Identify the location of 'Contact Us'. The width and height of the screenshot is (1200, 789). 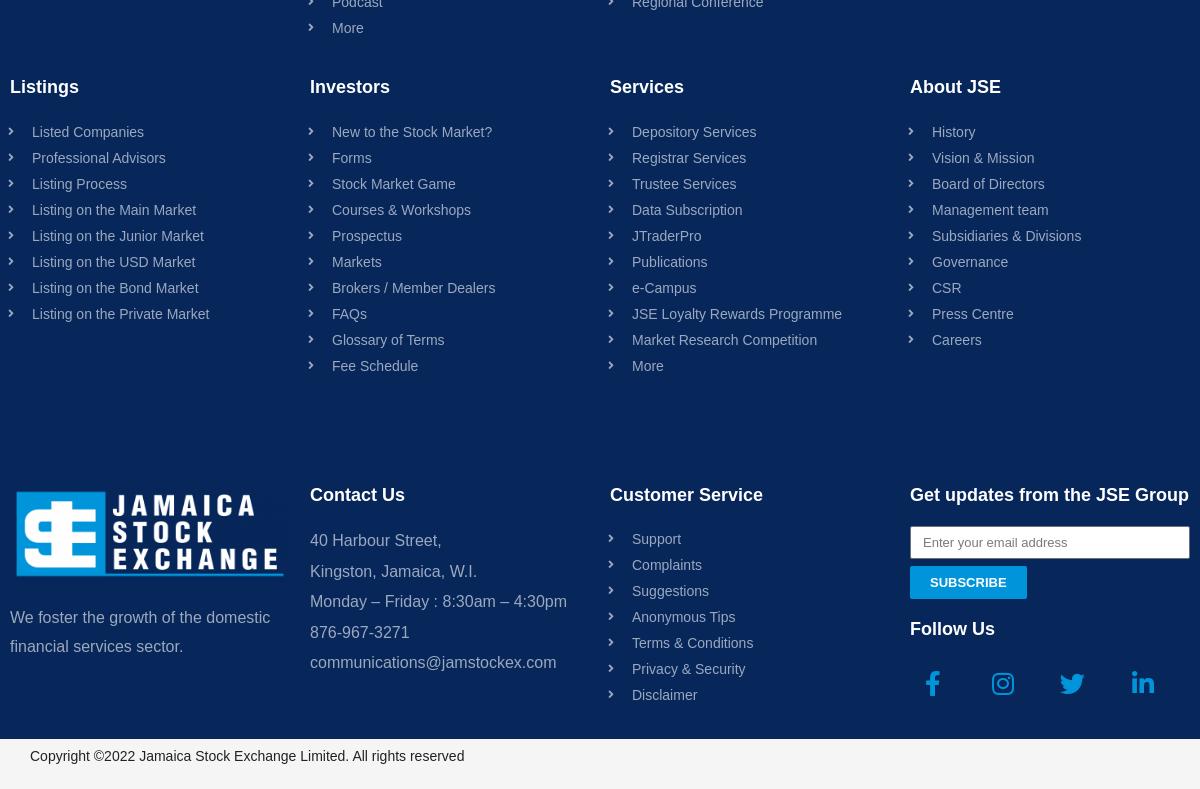
(357, 492).